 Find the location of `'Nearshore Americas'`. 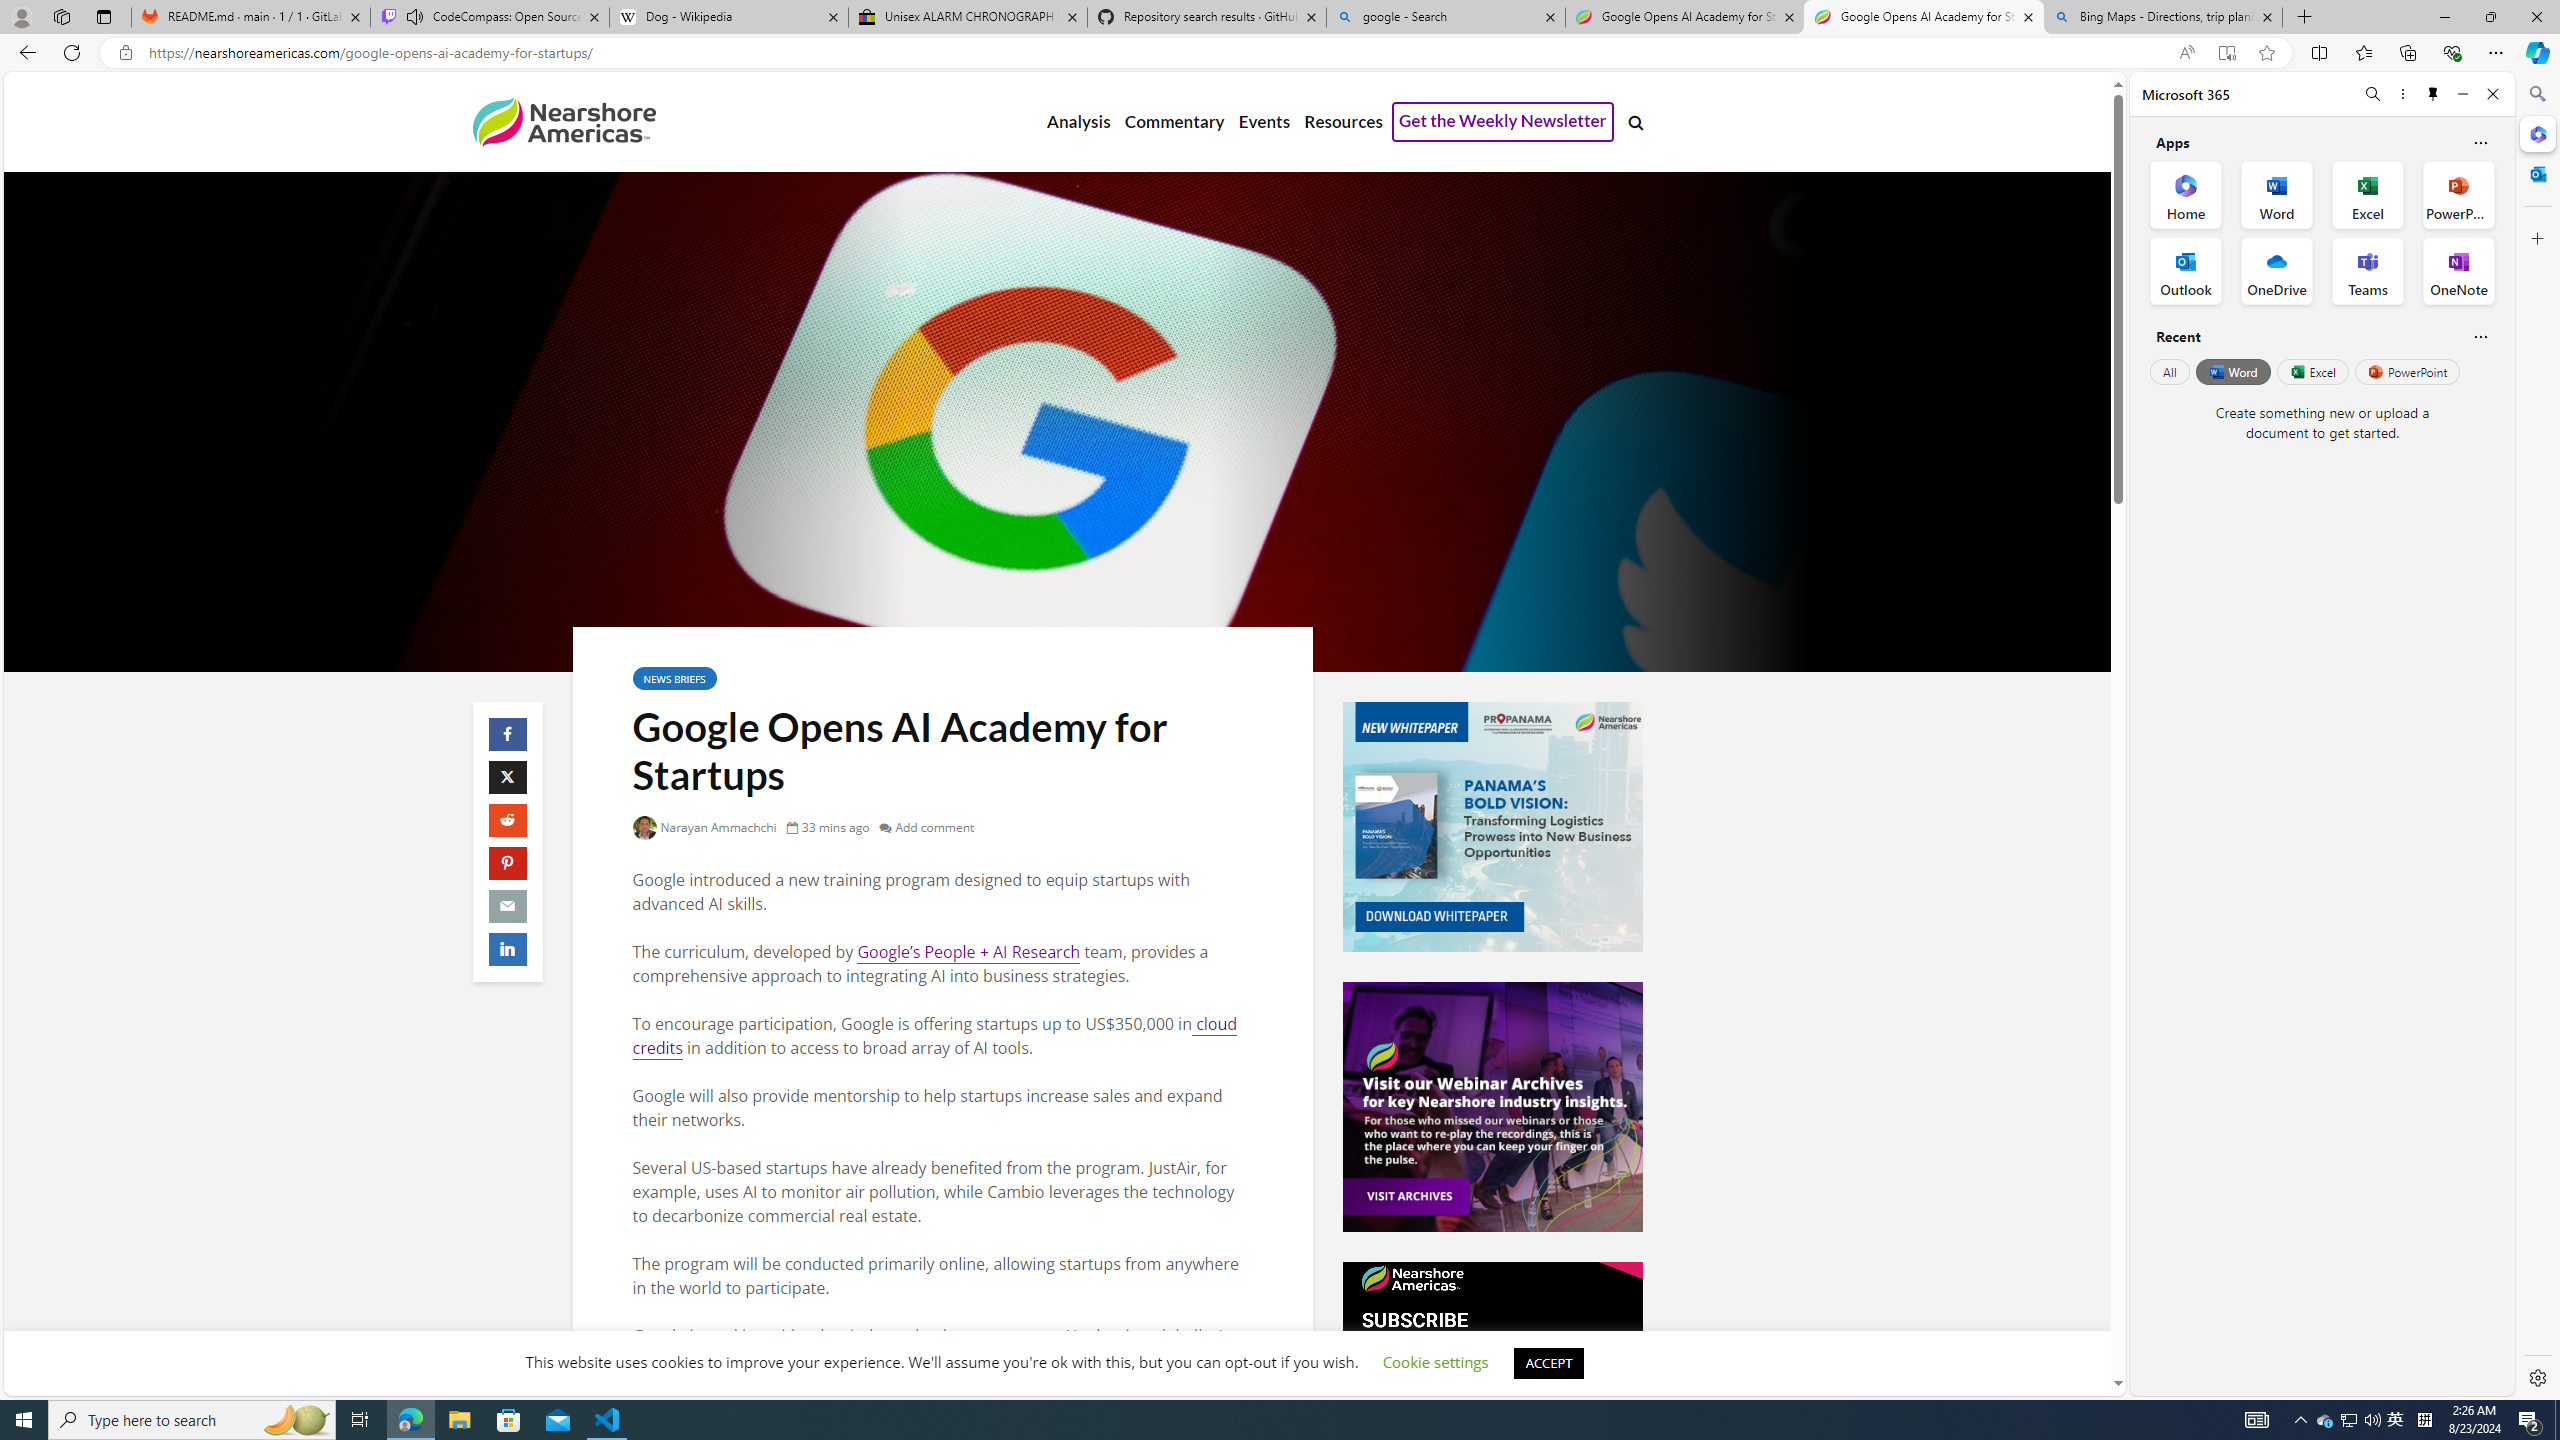

'Nearshore Americas' is located at coordinates (562, 120).